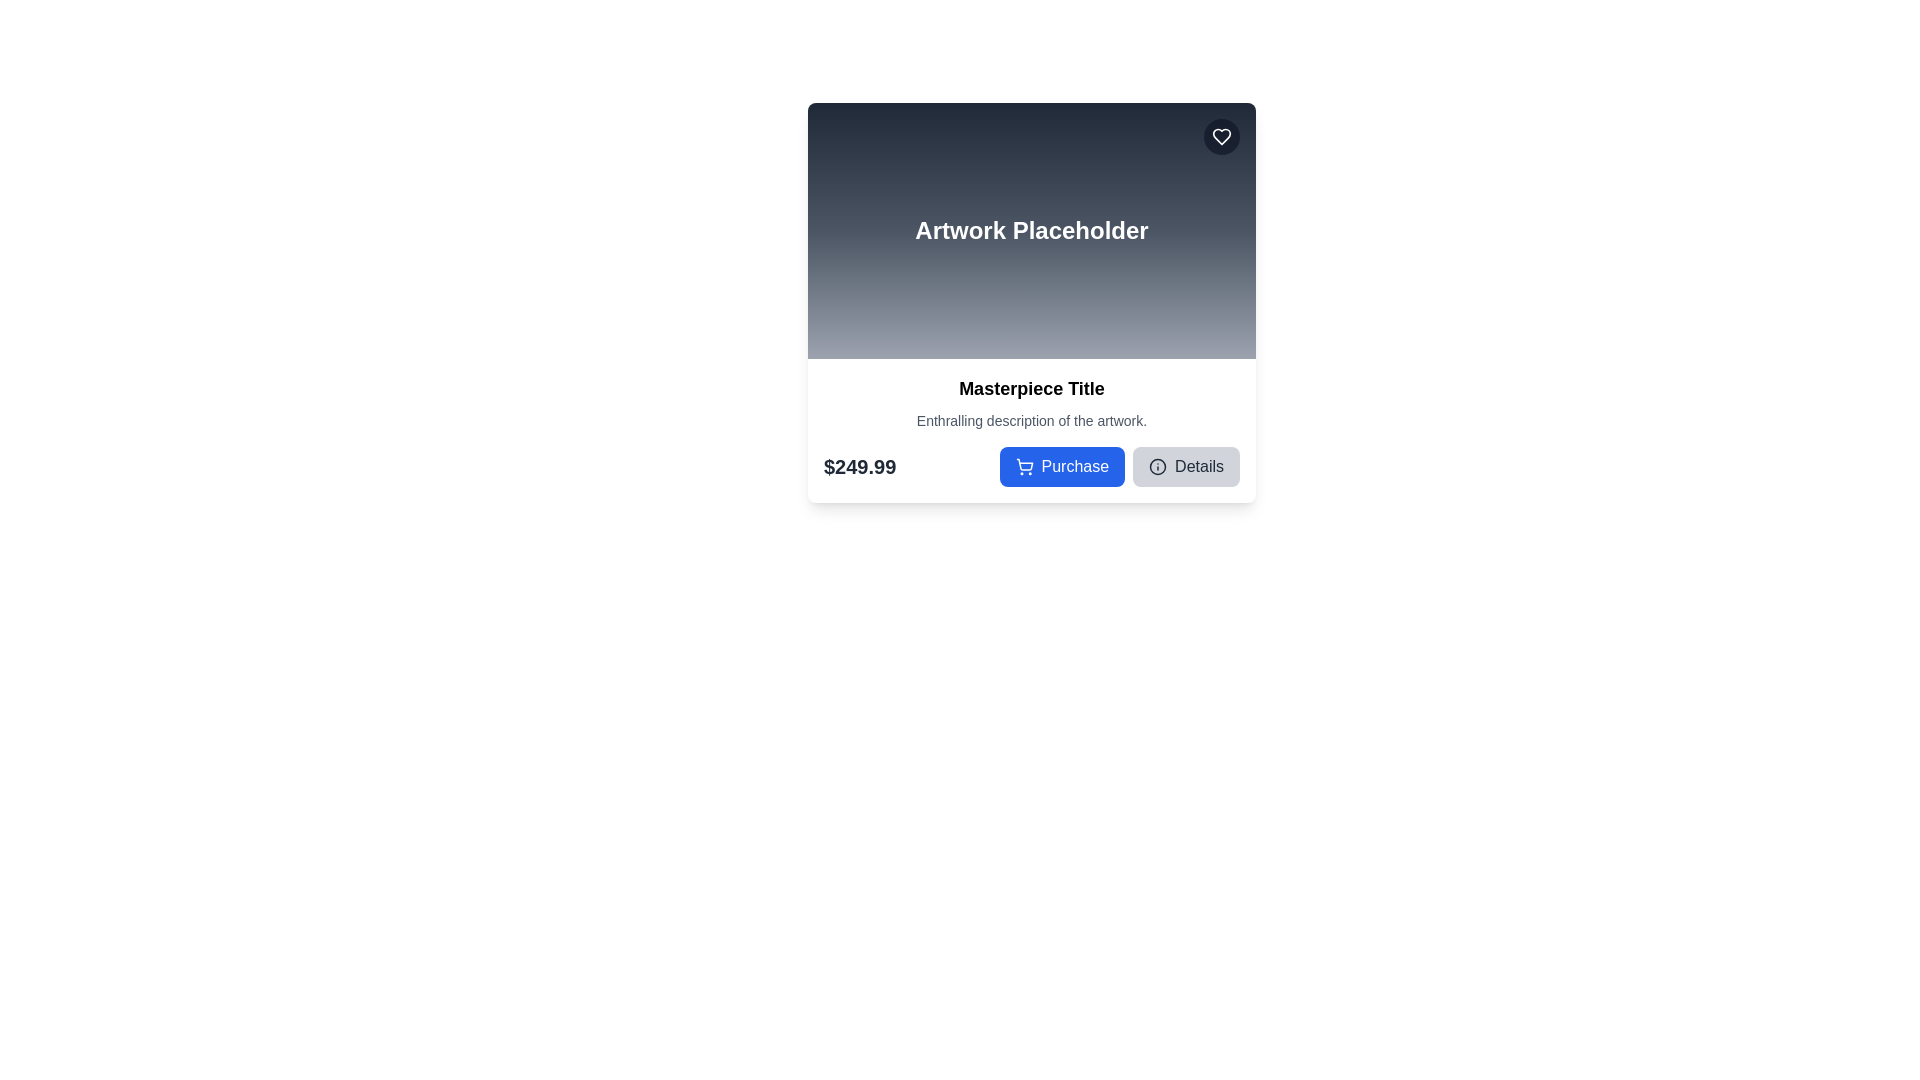 This screenshot has height=1080, width=1920. Describe the element at coordinates (1061, 466) in the screenshot. I see `the blue 'Purchase' button with rounded corners located in the middle of the page to initiate the purchase` at that location.